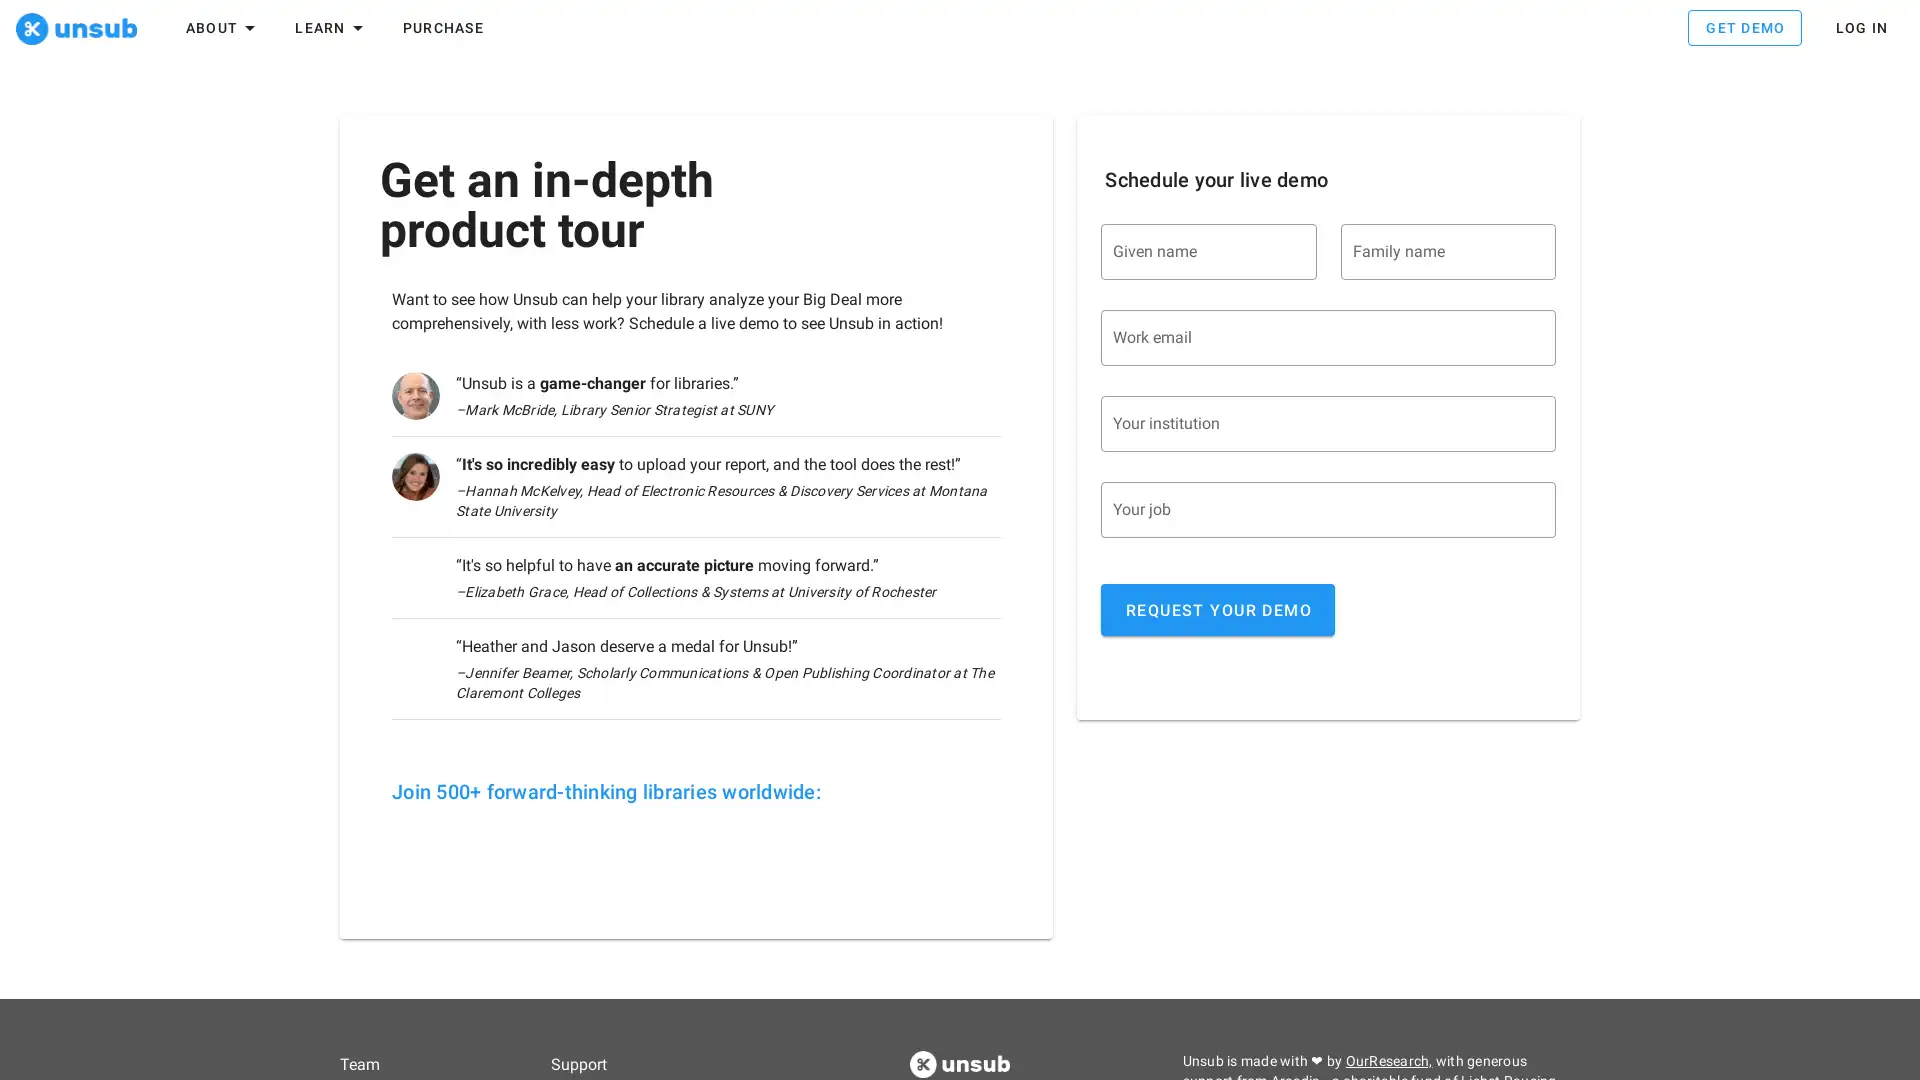  I want to click on LEARN, so click(331, 31).